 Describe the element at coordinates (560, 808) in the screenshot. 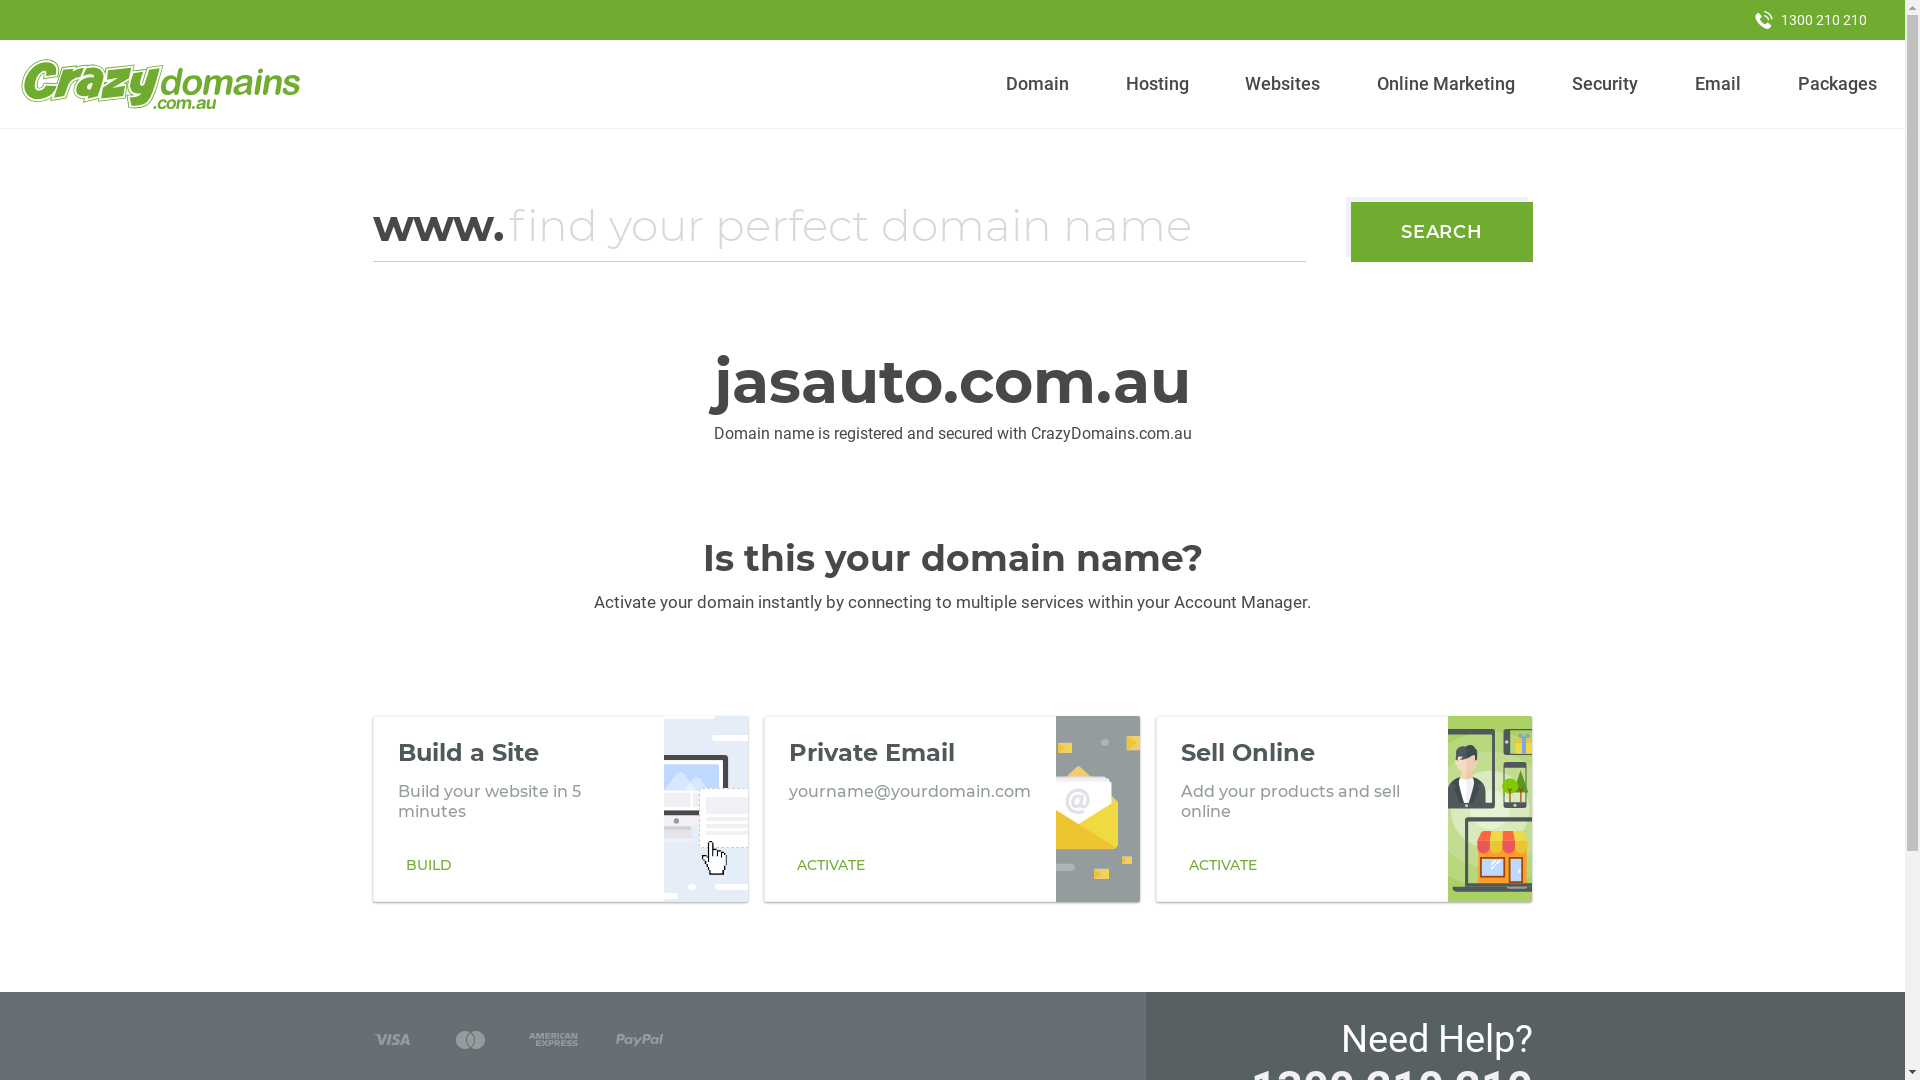

I see `'Build a Site` at that location.